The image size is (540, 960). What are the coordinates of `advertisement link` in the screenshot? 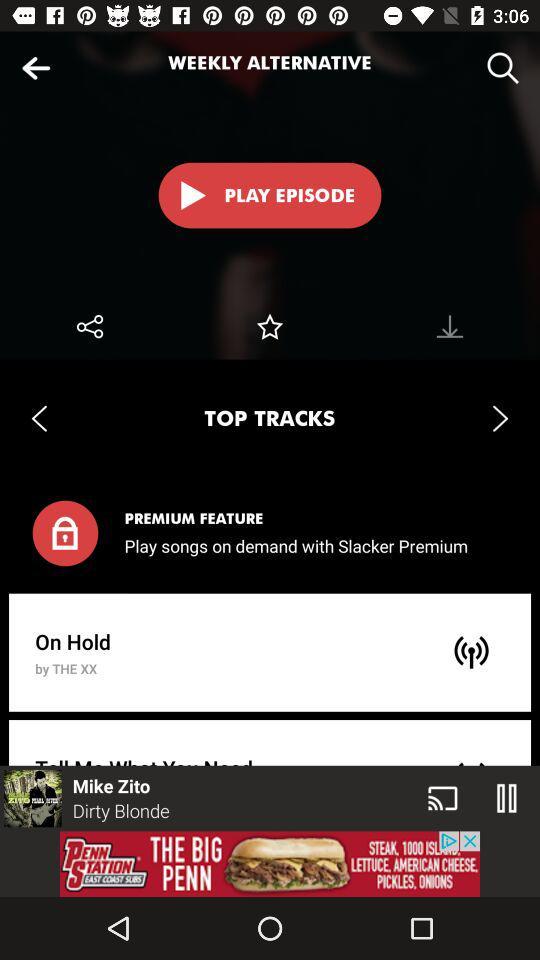 It's located at (270, 863).